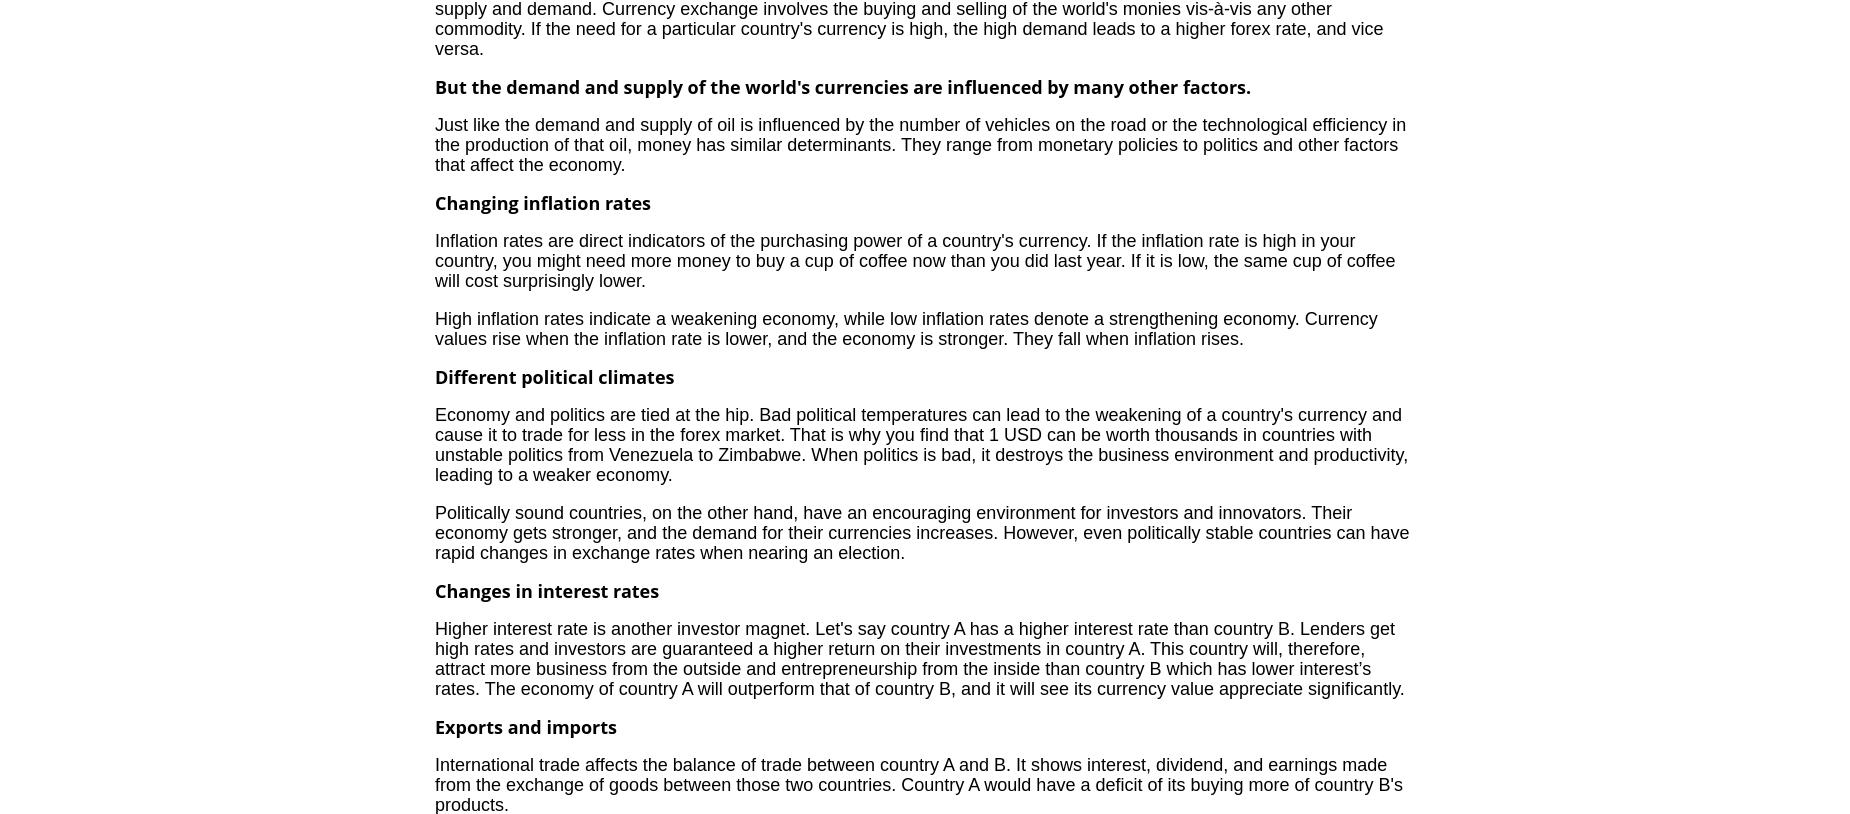  I want to click on 'Economy and politics are tied at the hip. Bad political temperatures can lead to the weakening of a country's currency and cause it to trade for less in the forex market. That is why you find that 1 USD can be worth thousands in countries with unstable politics from Venezuela to Zimbabwe. When politics is bad, it destroys the business environment and productivity, leading to a weaker economy.', so click(433, 444).